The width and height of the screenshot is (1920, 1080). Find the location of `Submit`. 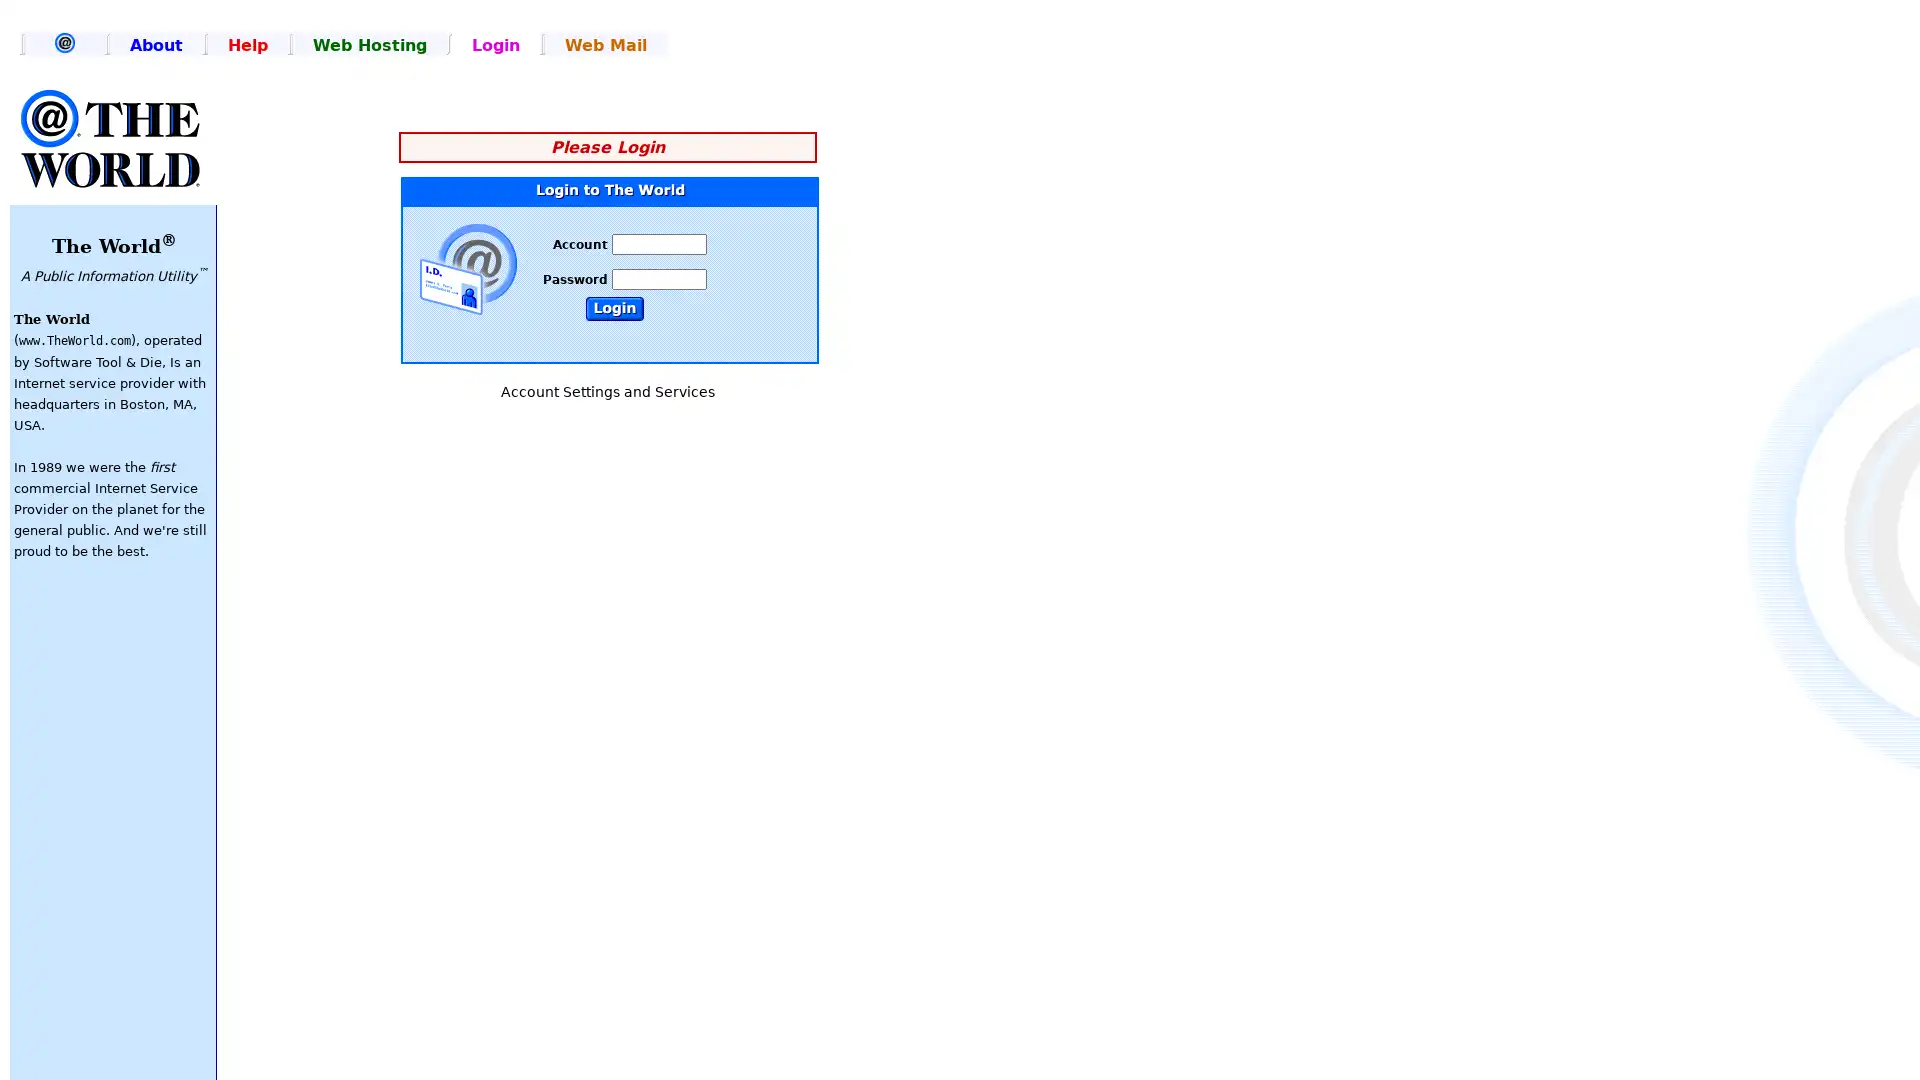

Submit is located at coordinates (613, 308).